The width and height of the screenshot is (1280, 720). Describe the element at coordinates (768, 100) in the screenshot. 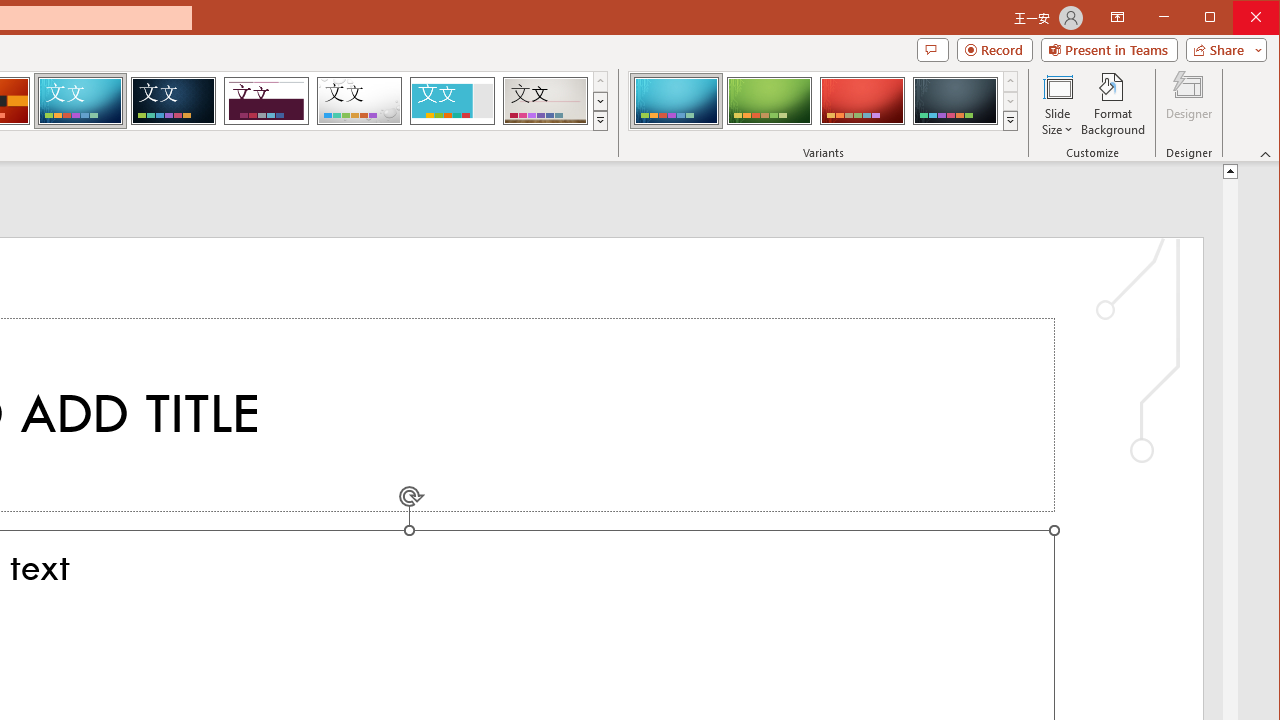

I see `'Circuit Variant 2'` at that location.